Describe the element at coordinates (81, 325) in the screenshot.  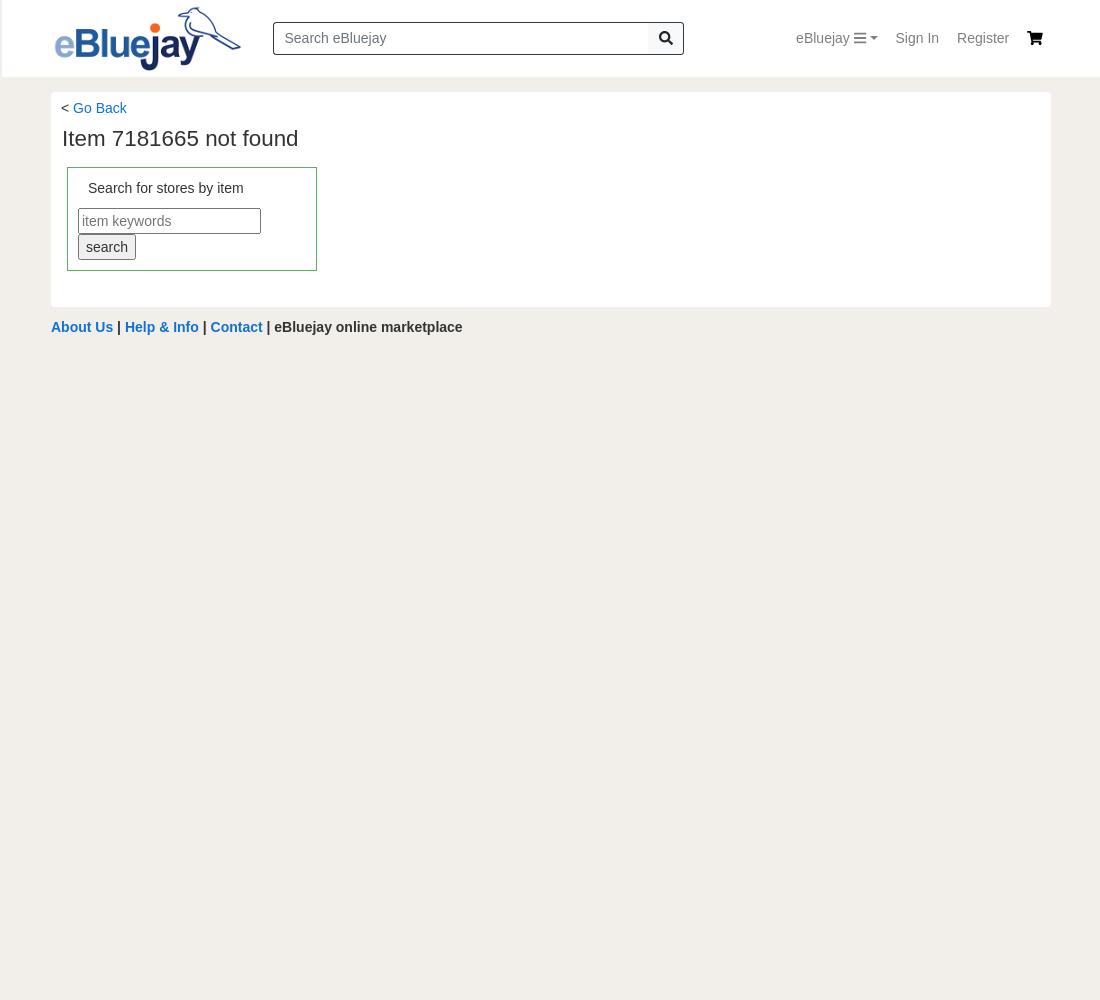
I see `'About Us'` at that location.